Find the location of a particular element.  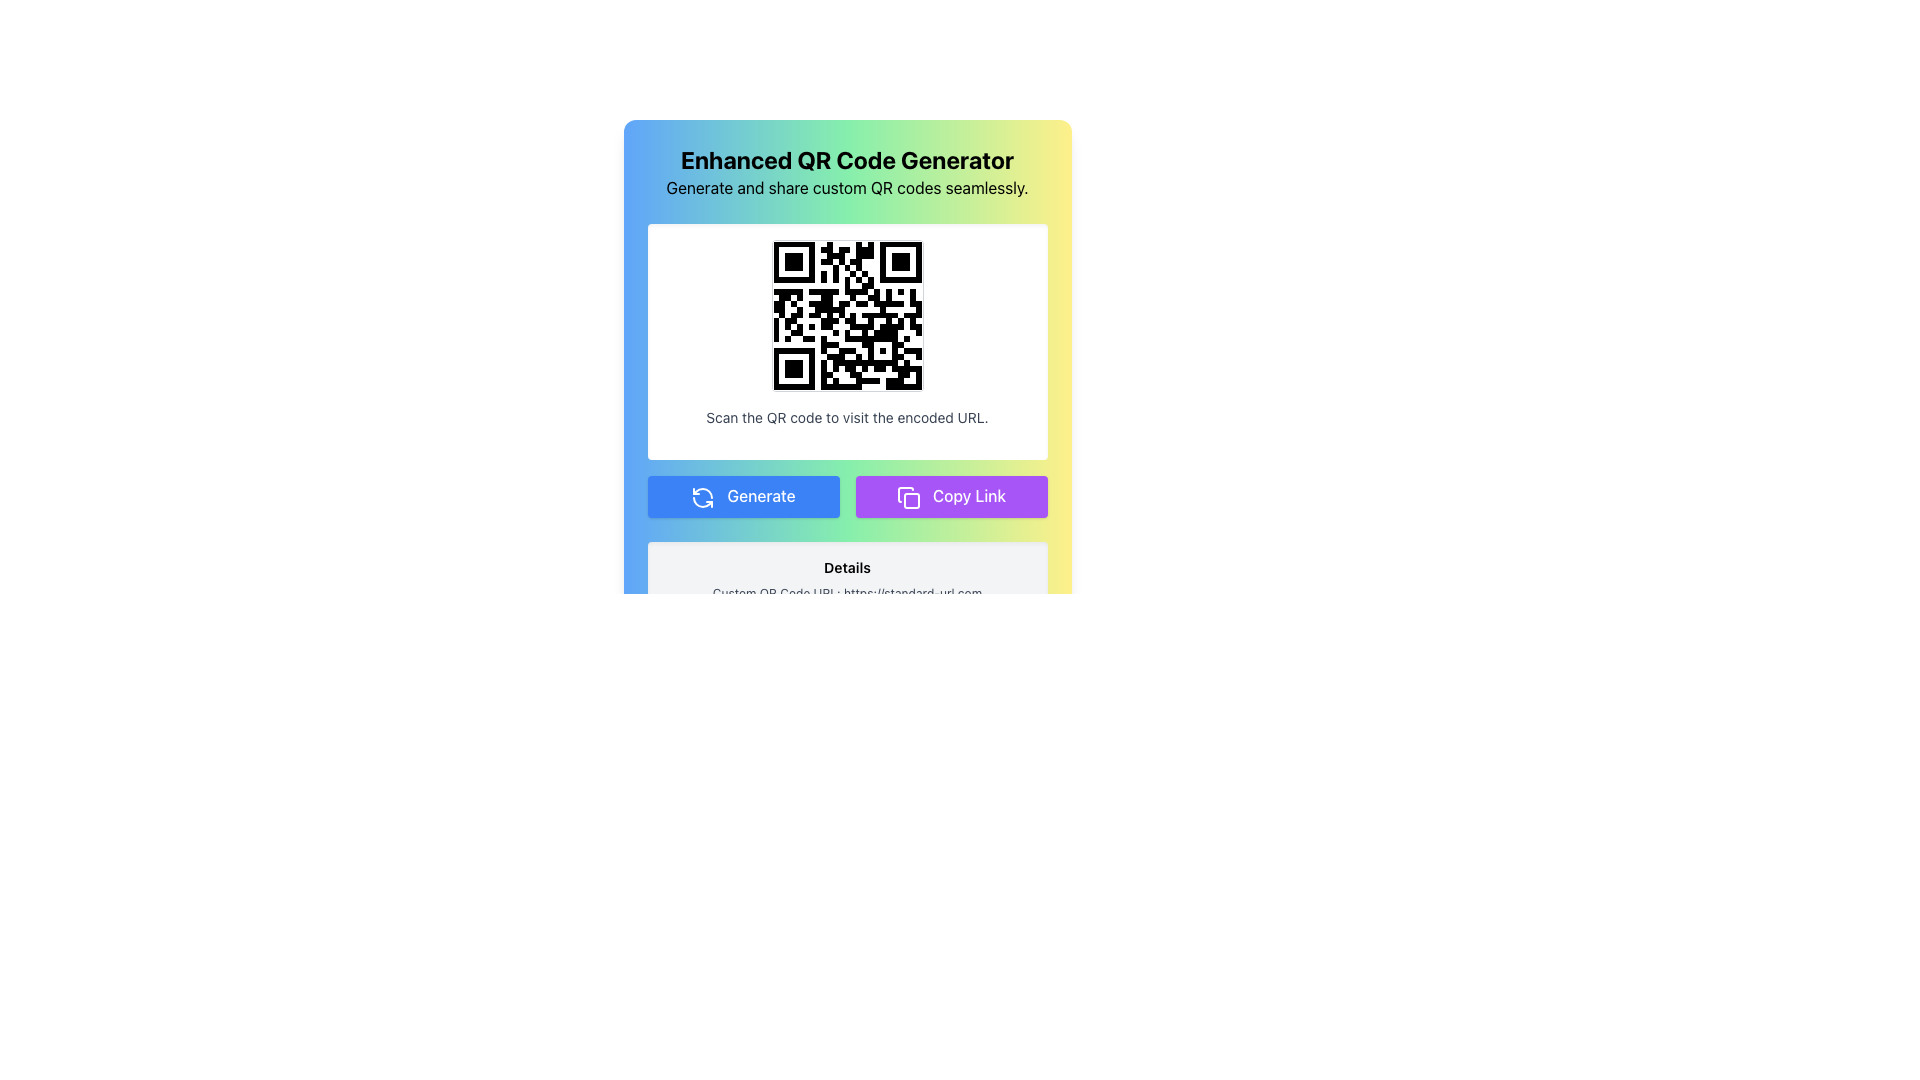

text label displayed in small-sized, gray font located directly beneath the QR code image, which serves as a description for the QR code is located at coordinates (847, 416).